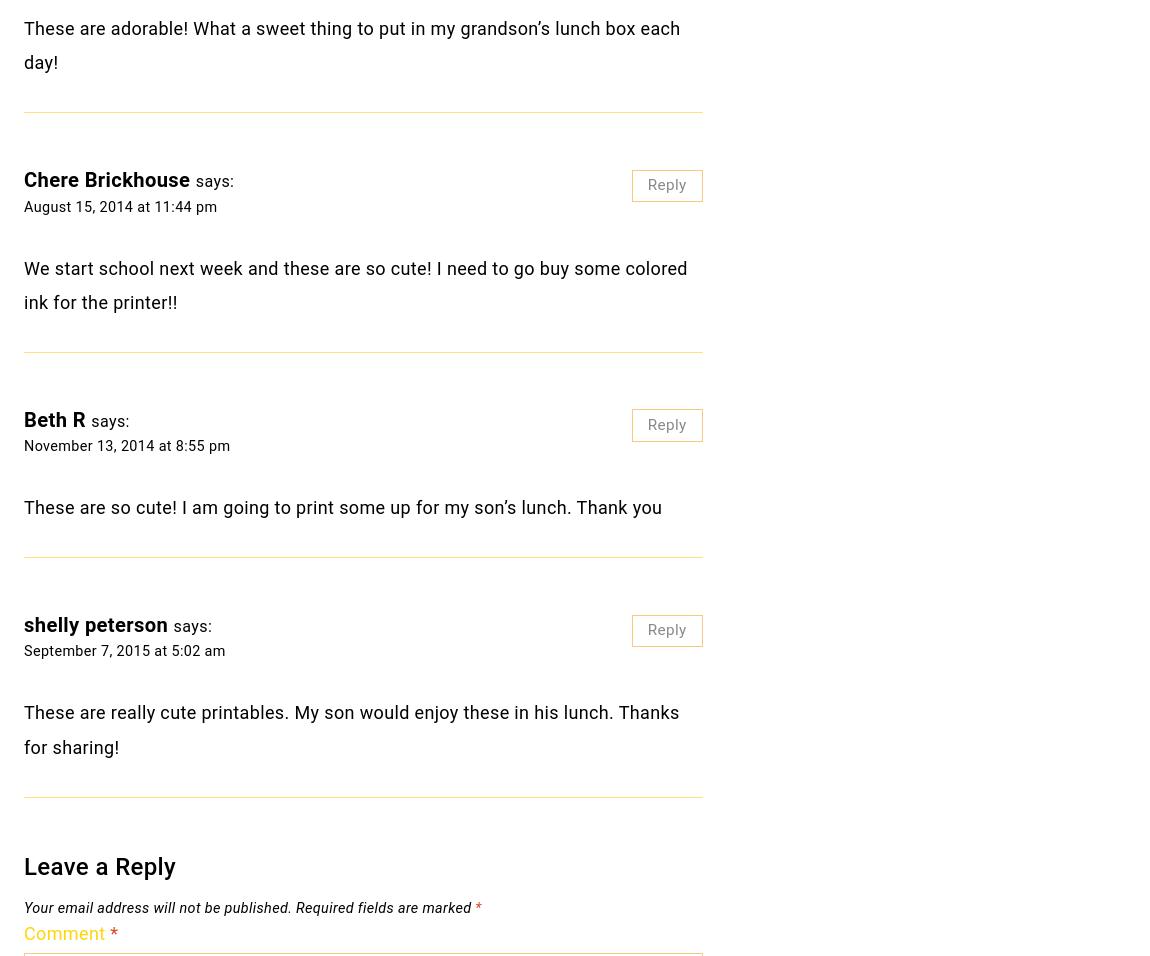 The height and width of the screenshot is (956, 1150). Describe the element at coordinates (125, 446) in the screenshot. I see `'November 13, 2014 at 8:55 pm'` at that location.